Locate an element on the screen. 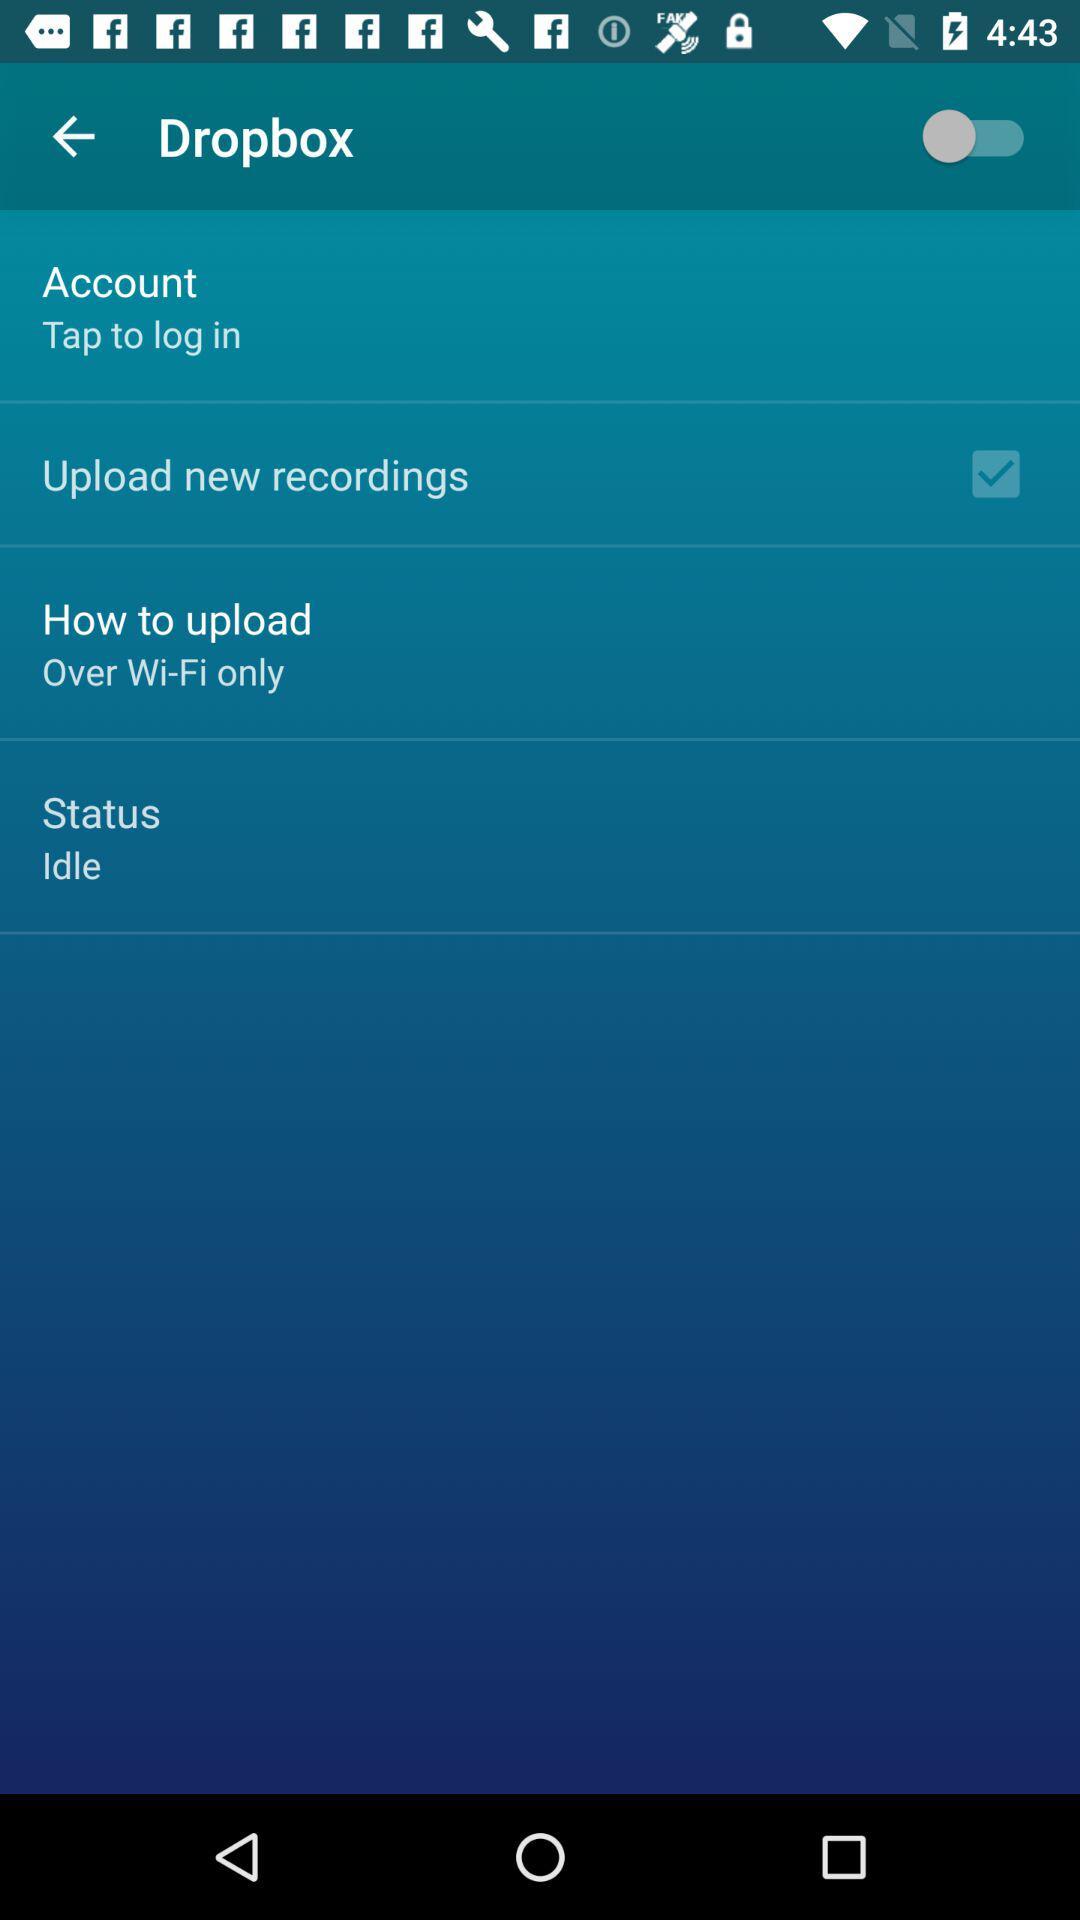 The height and width of the screenshot is (1920, 1080). the app next to the dropbox app is located at coordinates (72, 135).